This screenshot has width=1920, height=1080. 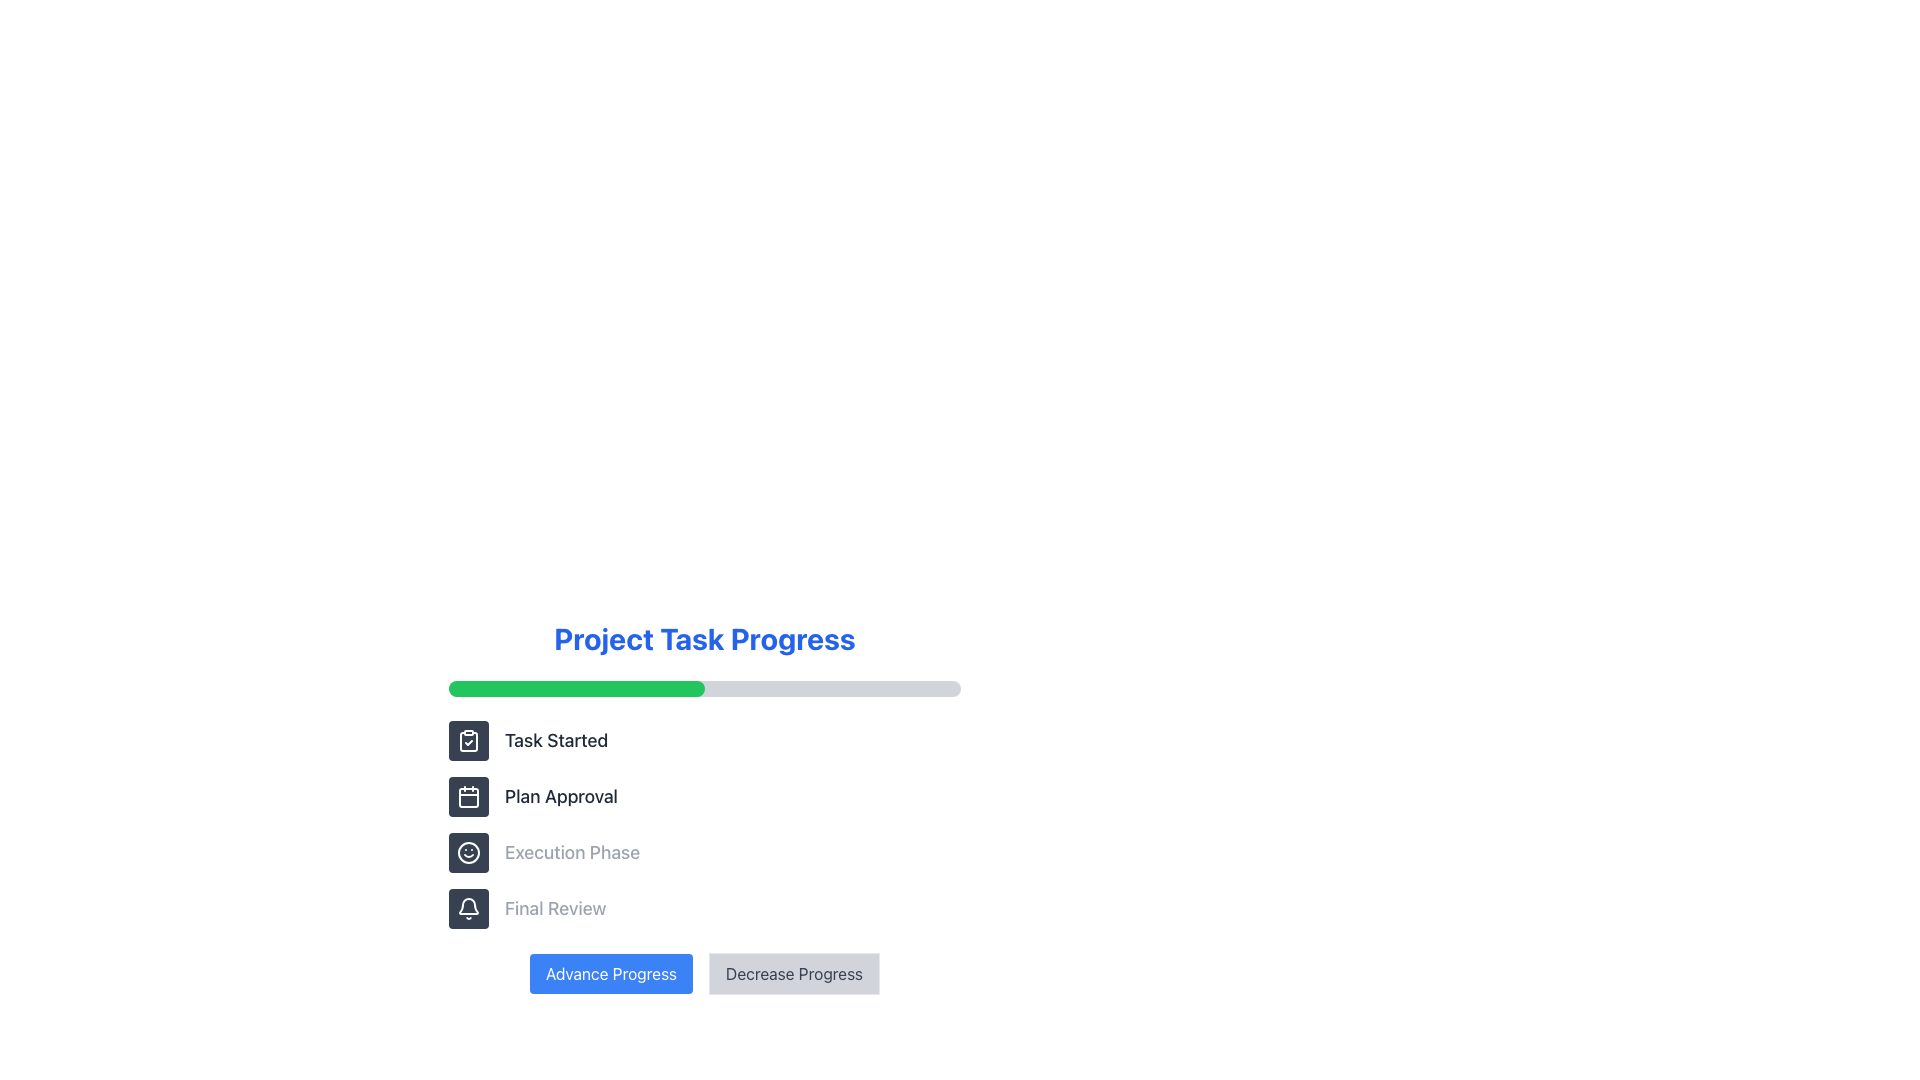 What do you see at coordinates (468, 740) in the screenshot?
I see `the 'Task Started' icon located in the vertical list of task steps on the left part of the layout` at bounding box center [468, 740].